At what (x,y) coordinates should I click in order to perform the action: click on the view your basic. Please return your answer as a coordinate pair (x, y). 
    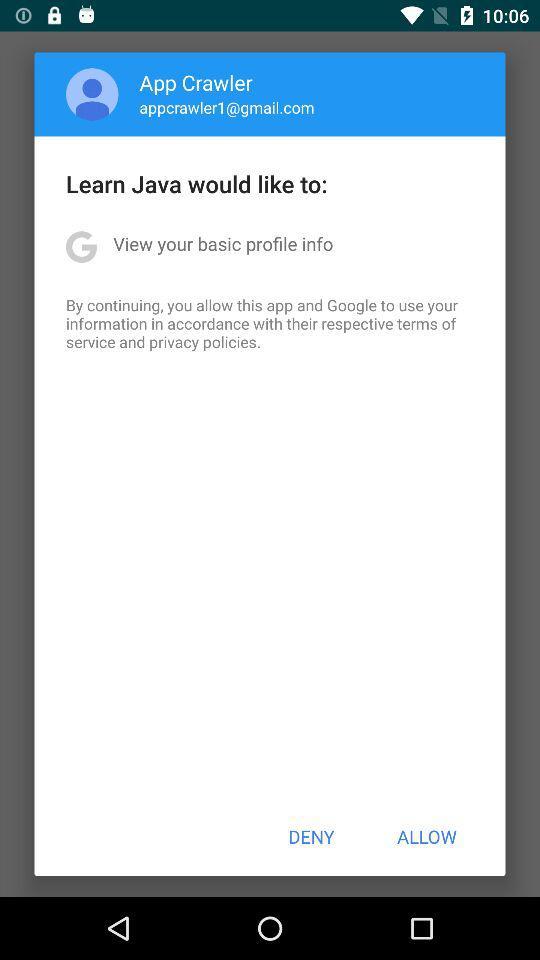
    Looking at the image, I should click on (222, 242).